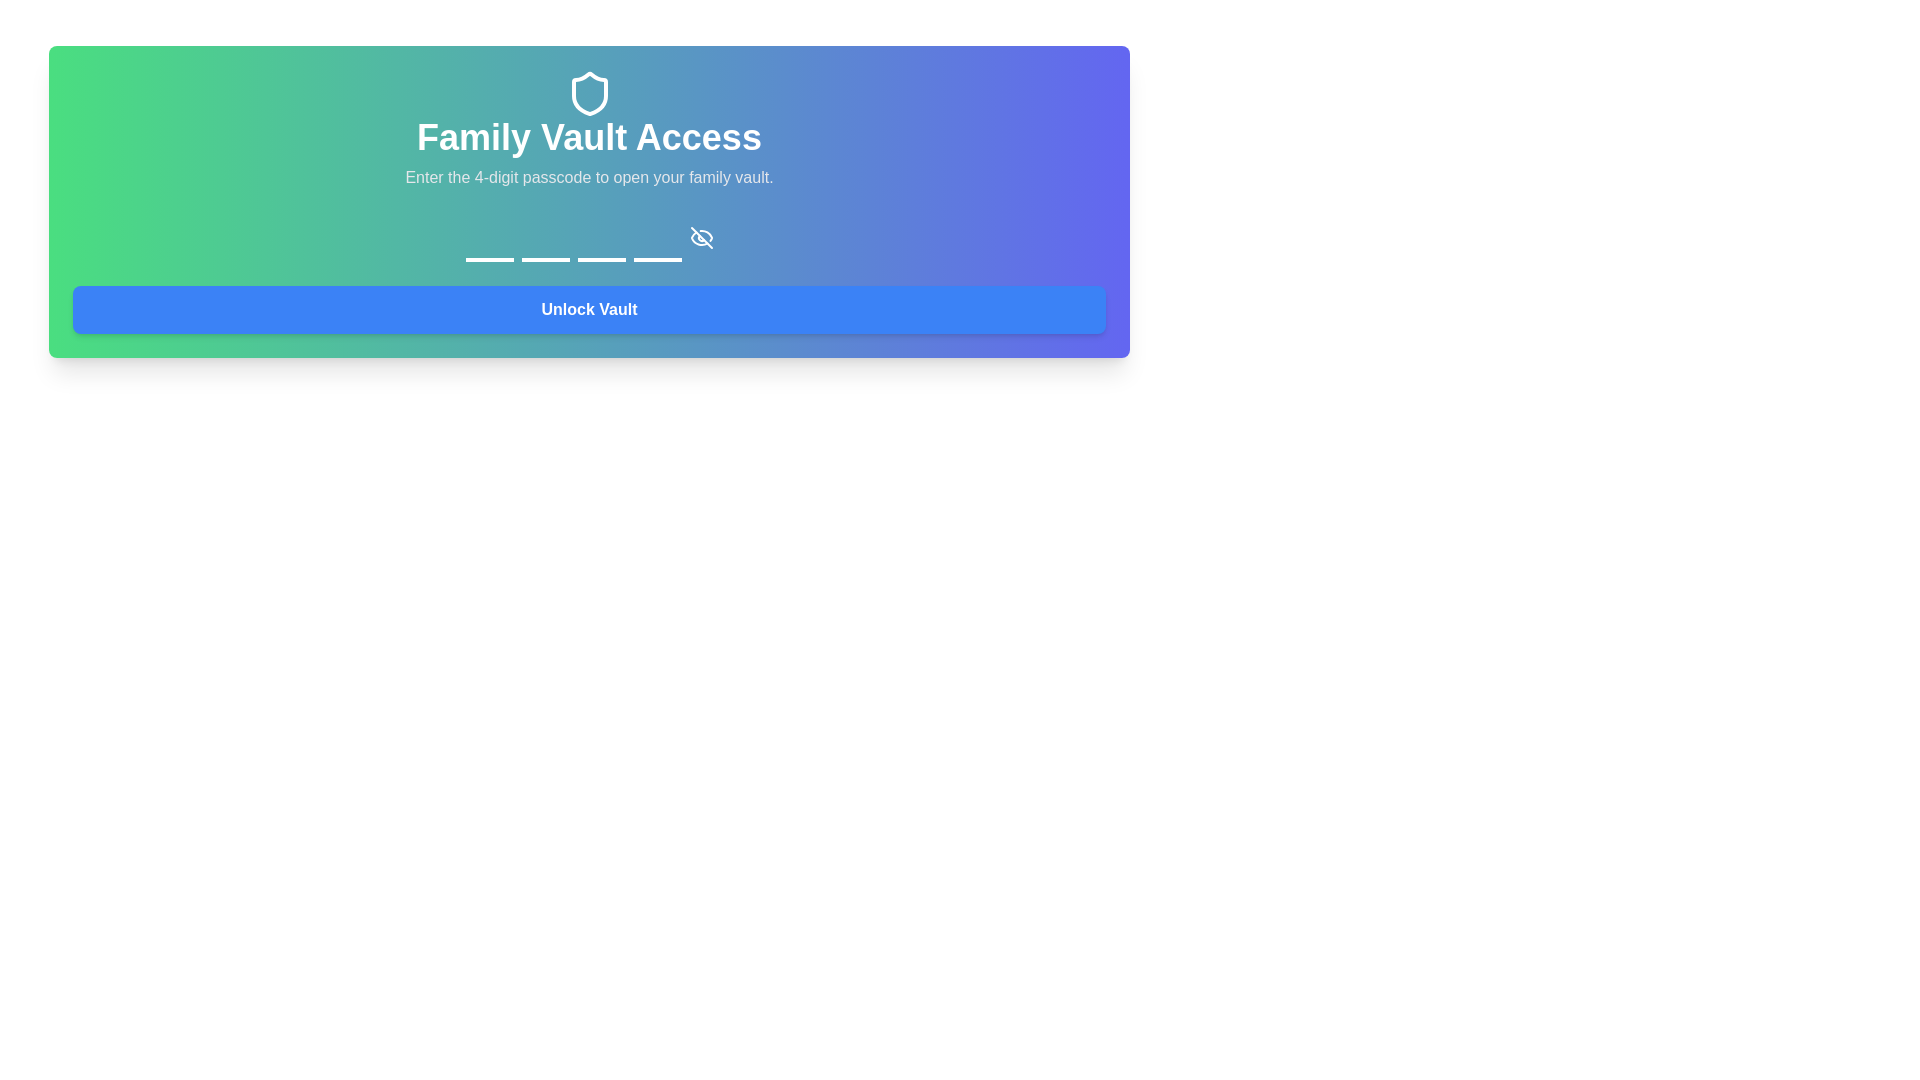 This screenshot has width=1920, height=1080. Describe the element at coordinates (588, 176) in the screenshot. I see `the instructional text display that guides the user to enter a passcode for the family vault, located centrally below the title 'Family Vault Access'` at that location.